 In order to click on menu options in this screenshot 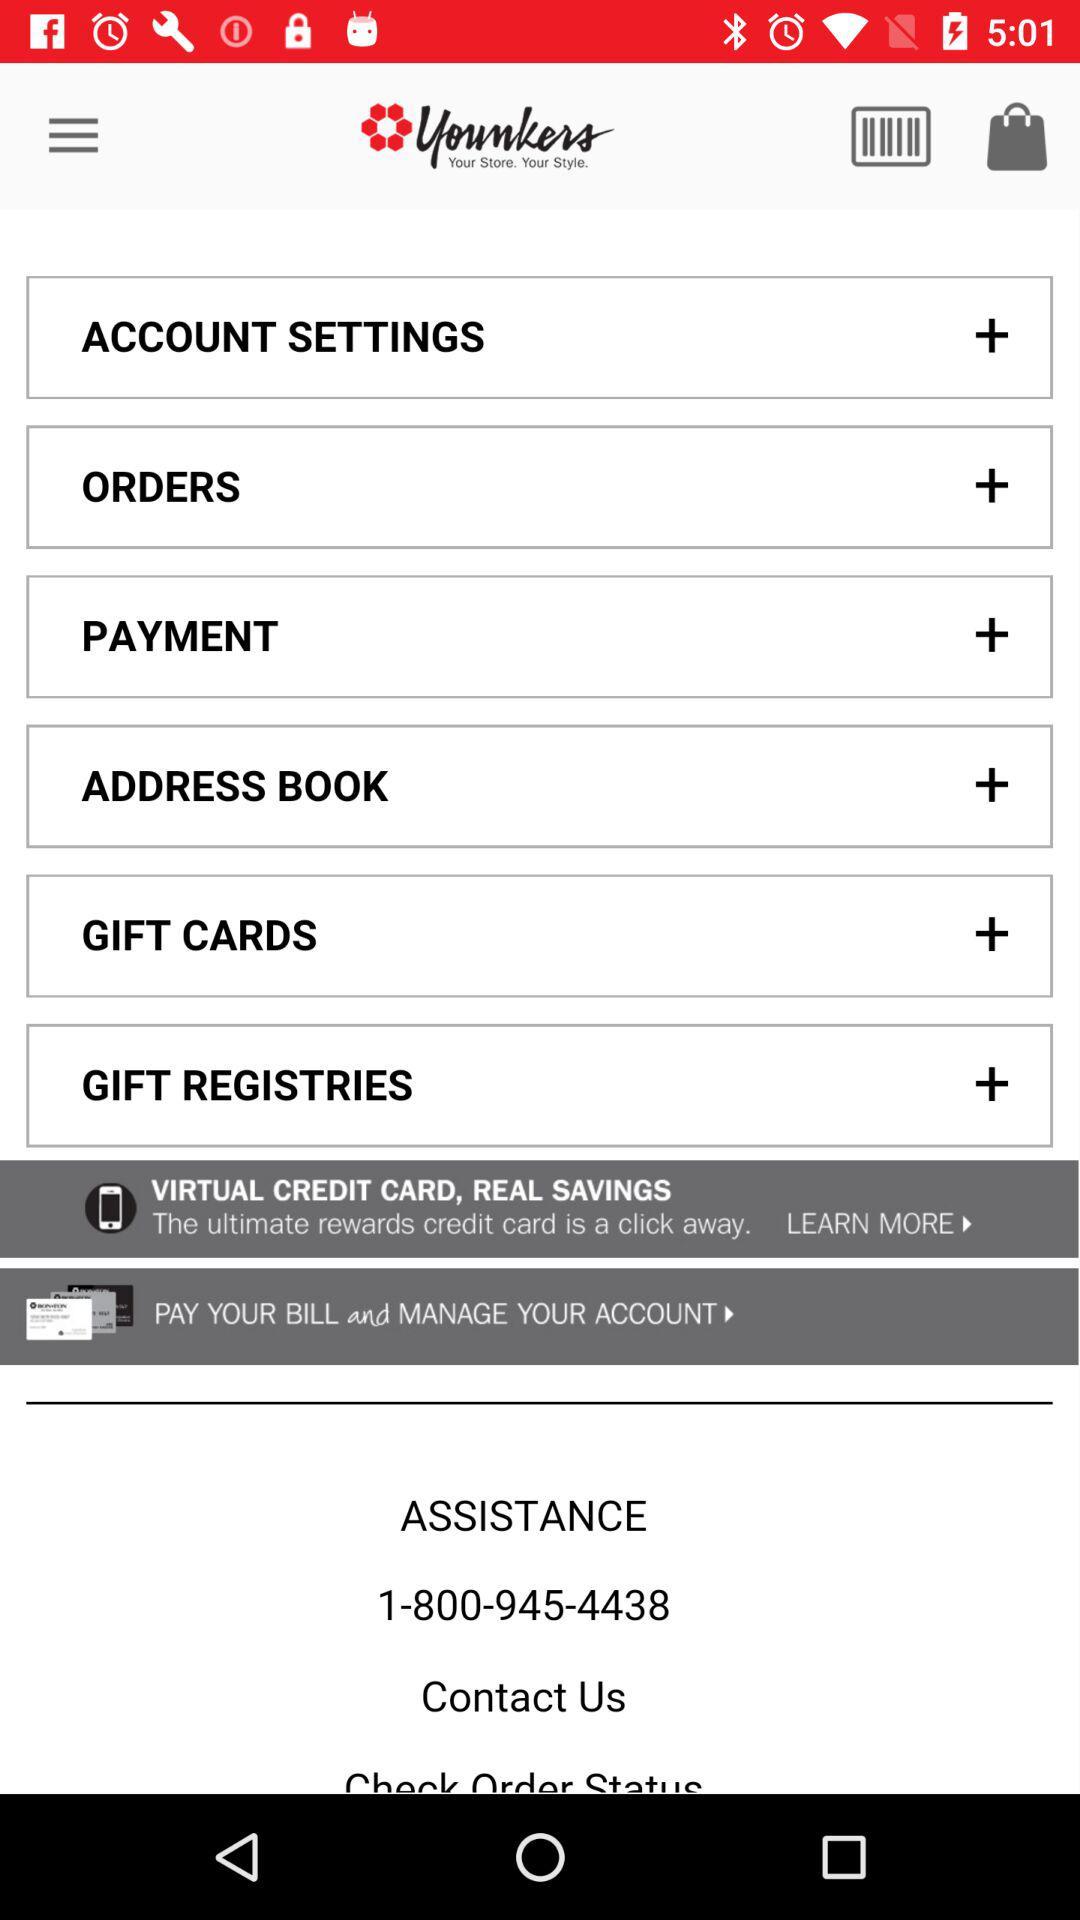, I will do `click(538, 1001)`.